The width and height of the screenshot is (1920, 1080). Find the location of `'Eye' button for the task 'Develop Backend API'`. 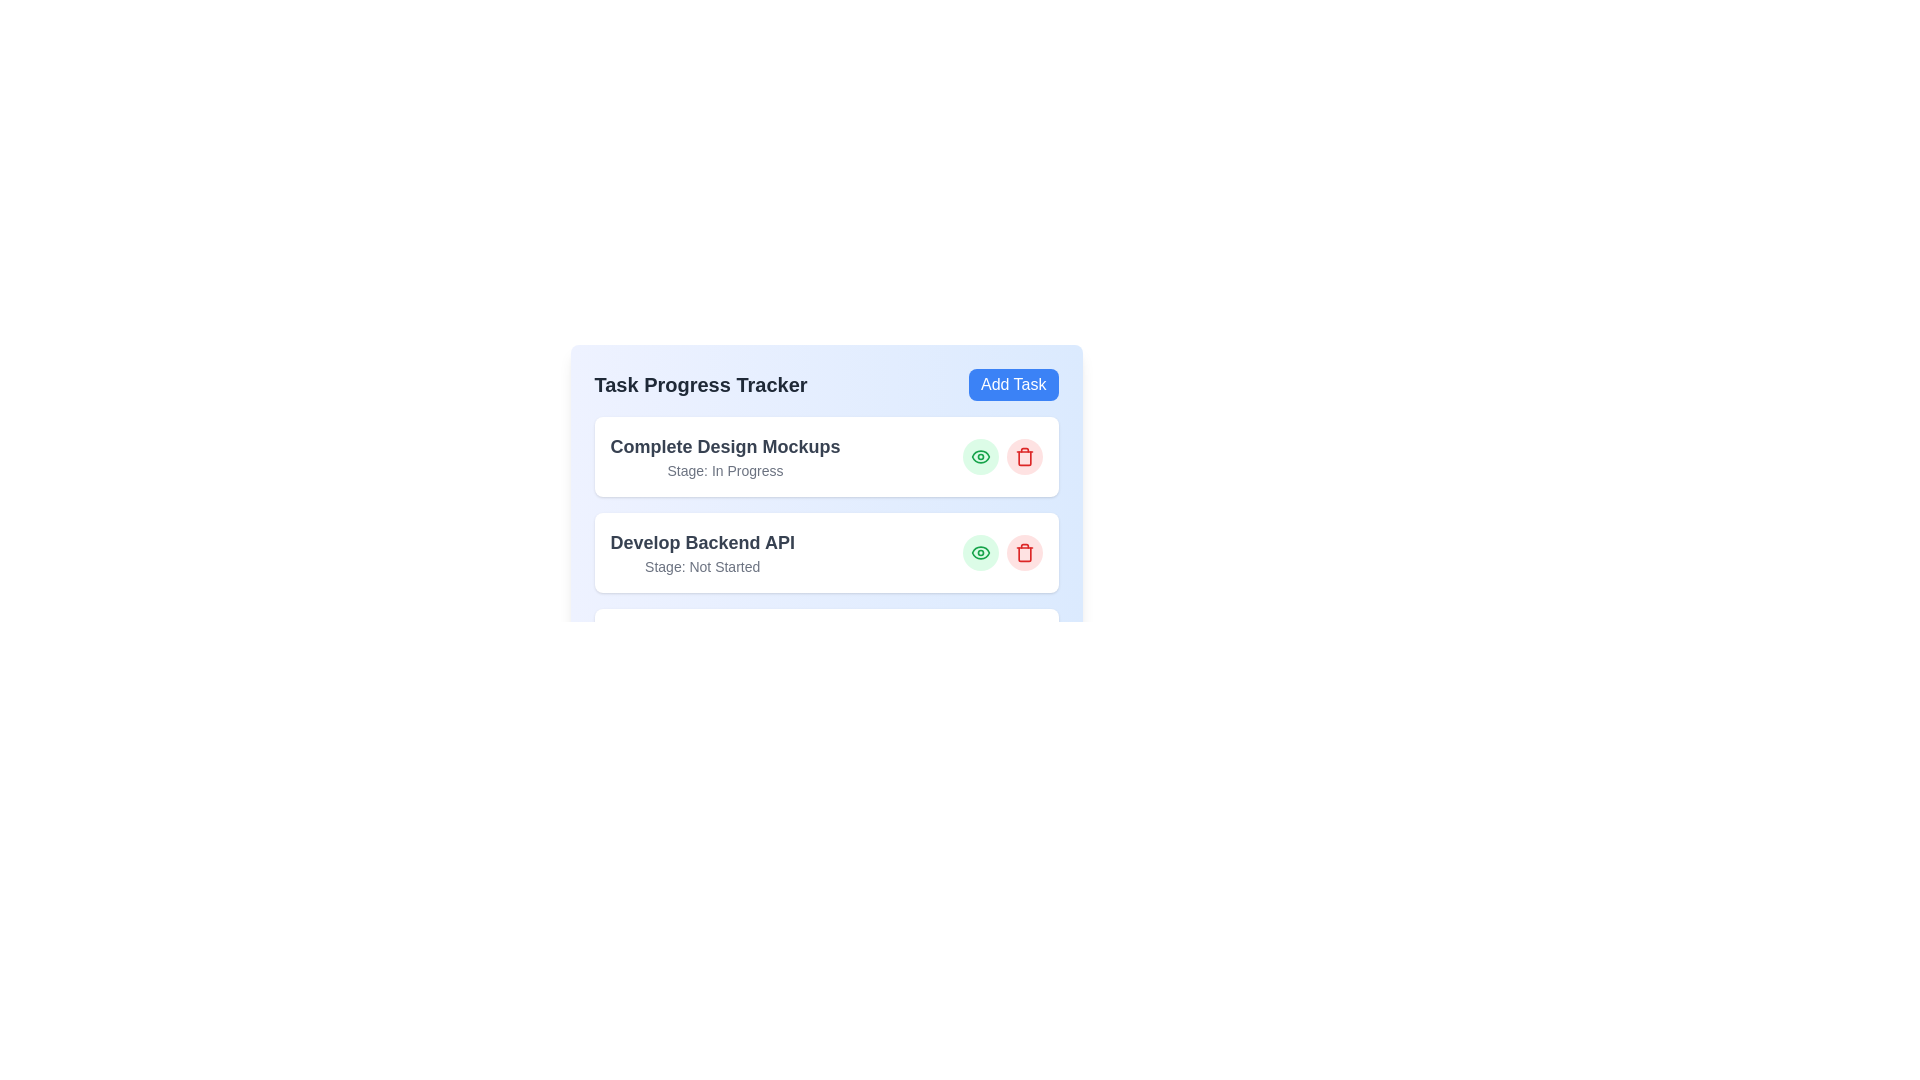

'Eye' button for the task 'Develop Backend API' is located at coordinates (980, 552).